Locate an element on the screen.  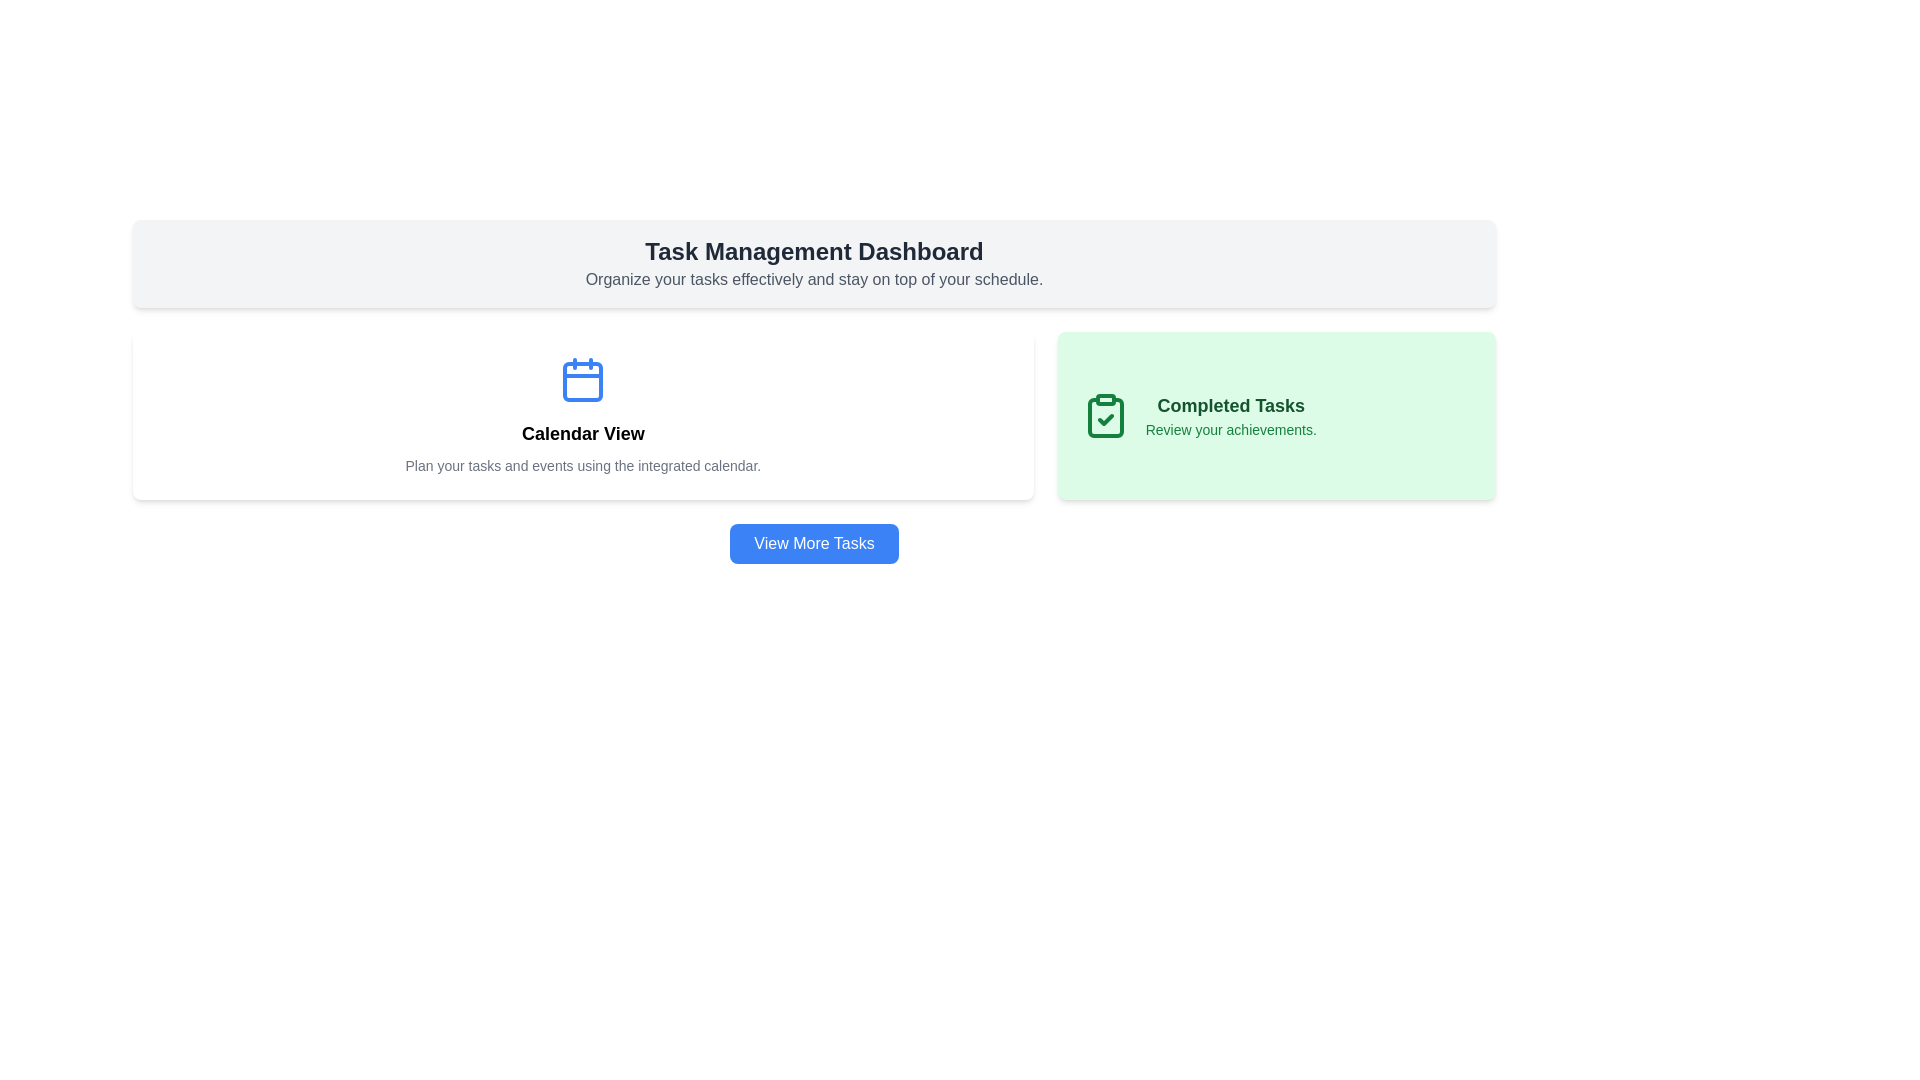
the text label providing additional information for the 'Completed Tasks' section, located beneath the 'Completed Tasks' heading is located at coordinates (1230, 428).